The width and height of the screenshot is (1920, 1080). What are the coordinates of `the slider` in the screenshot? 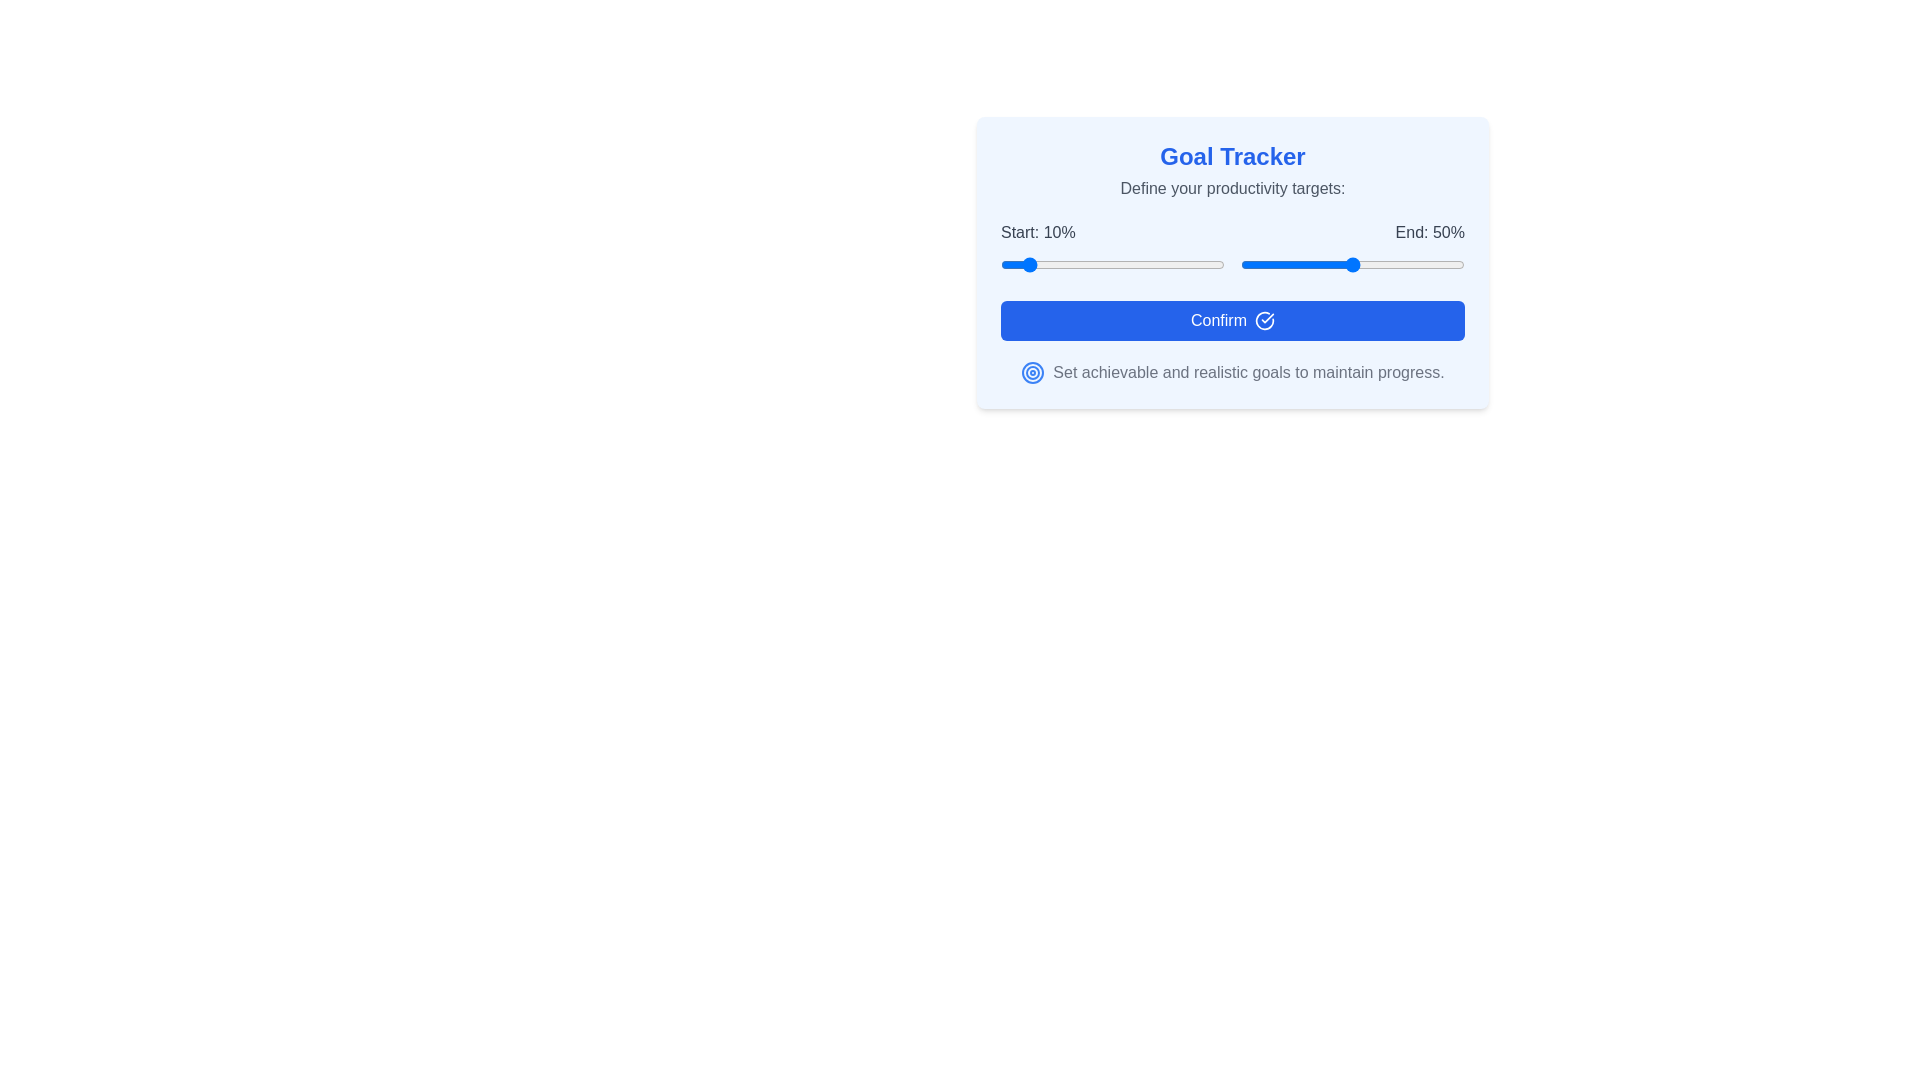 It's located at (1378, 264).